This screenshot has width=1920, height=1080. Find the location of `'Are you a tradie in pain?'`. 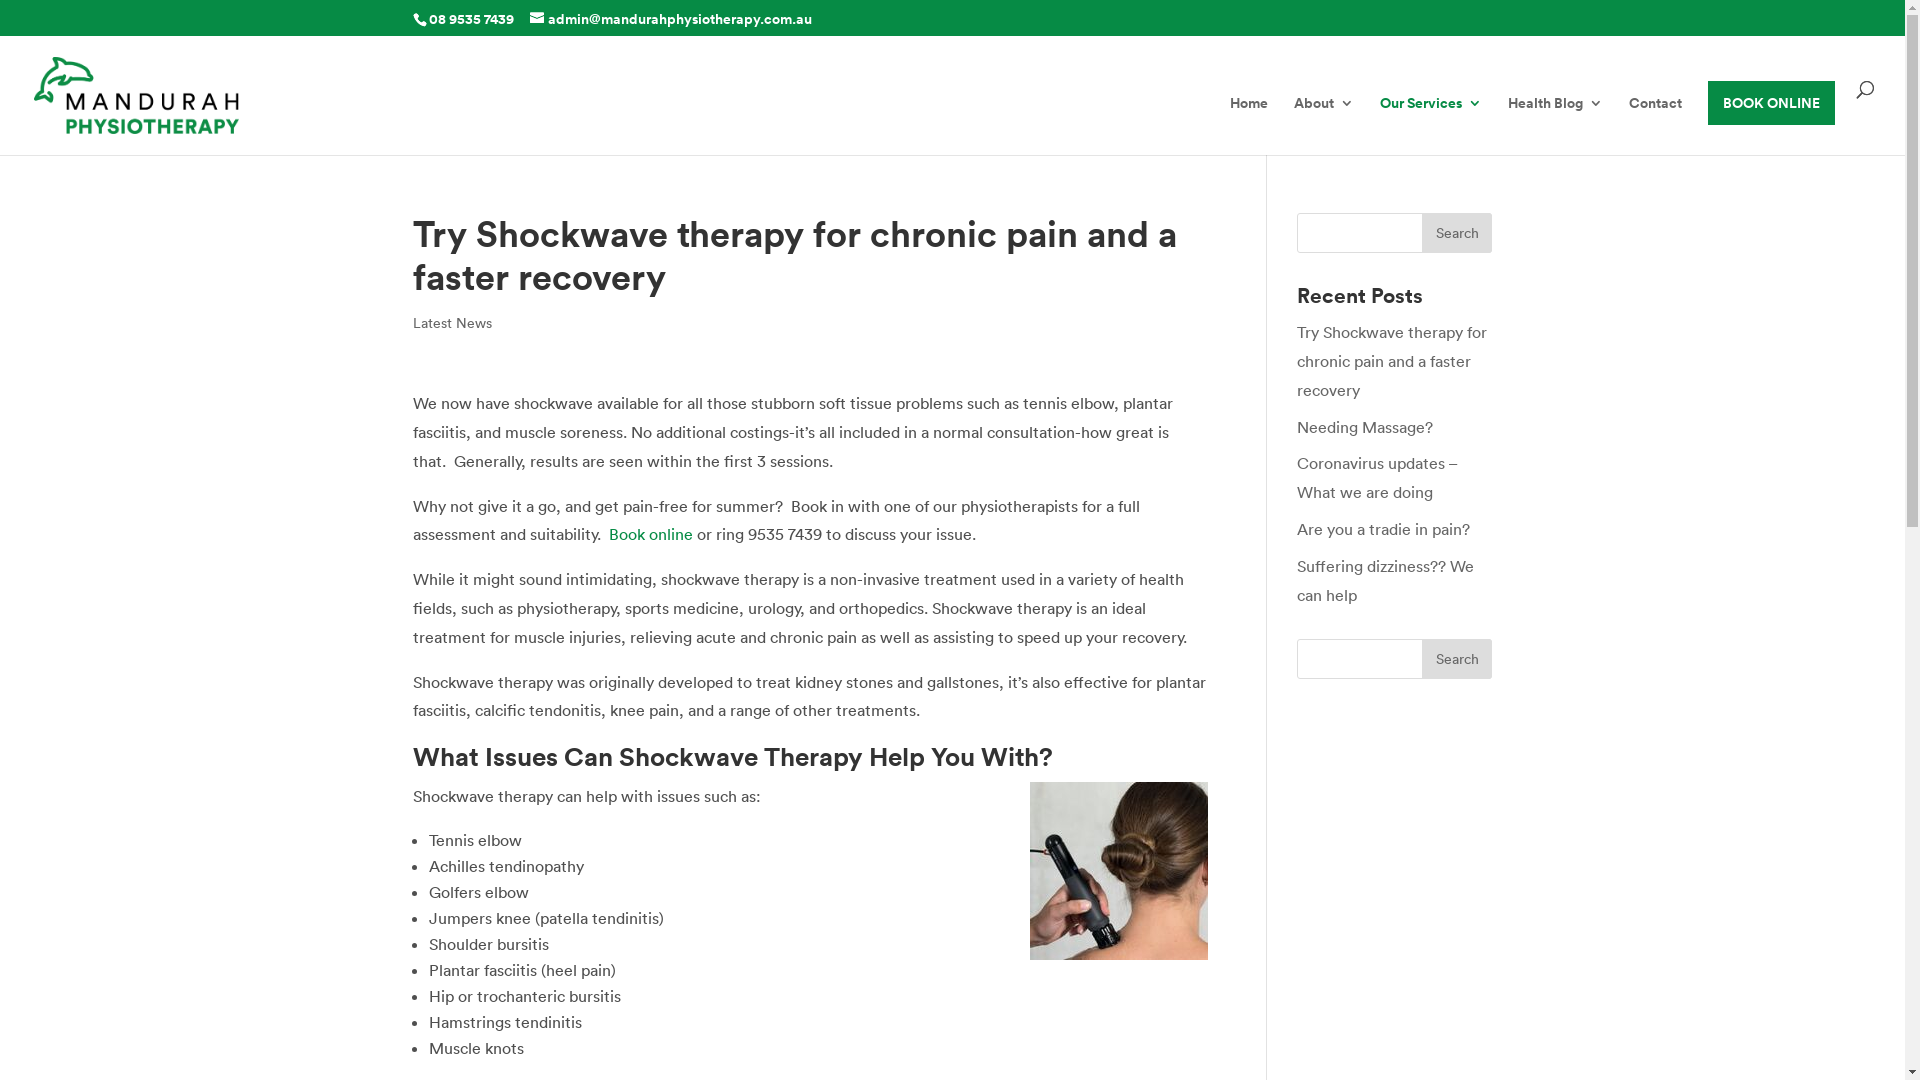

'Are you a tradie in pain?' is located at coordinates (1382, 527).